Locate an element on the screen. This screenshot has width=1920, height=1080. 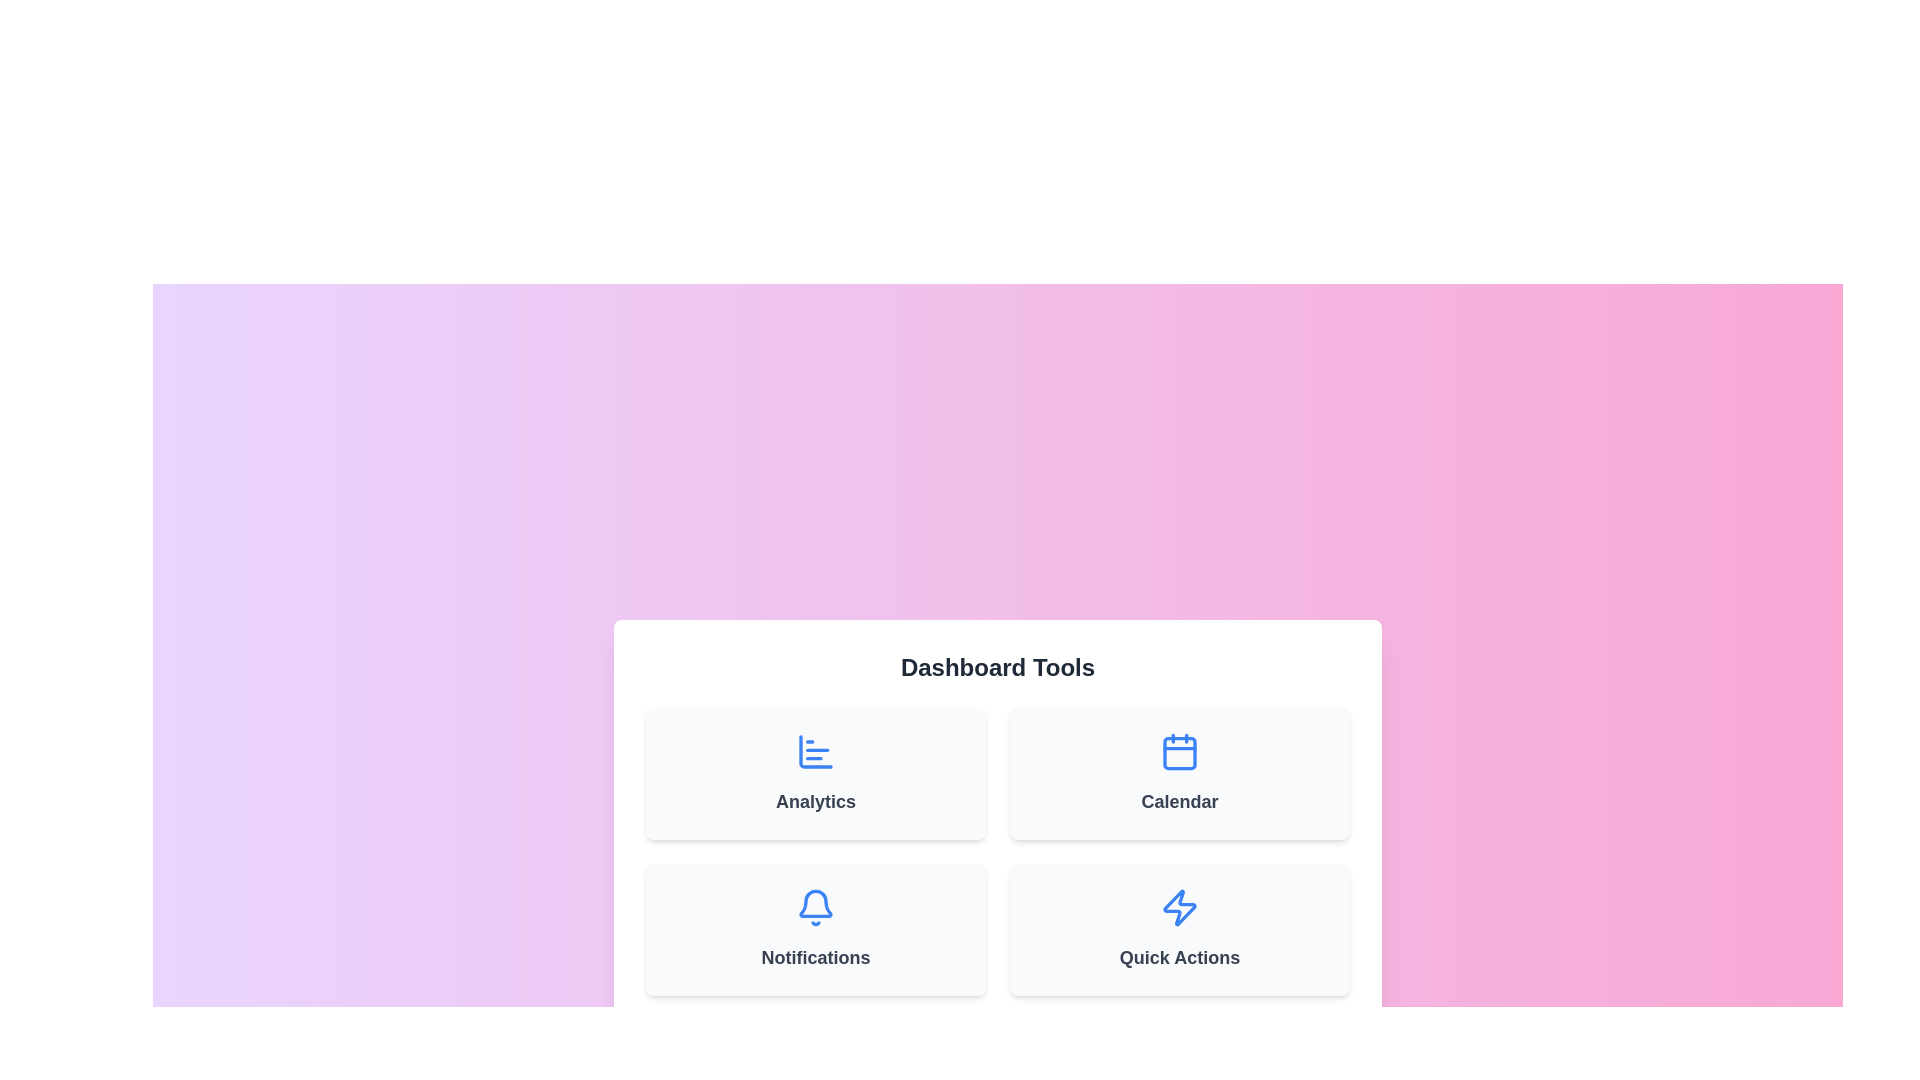
the inner rectangle of the calendar icon located in the upper-right segment of the dashboard tools grid is located at coordinates (1180, 752).